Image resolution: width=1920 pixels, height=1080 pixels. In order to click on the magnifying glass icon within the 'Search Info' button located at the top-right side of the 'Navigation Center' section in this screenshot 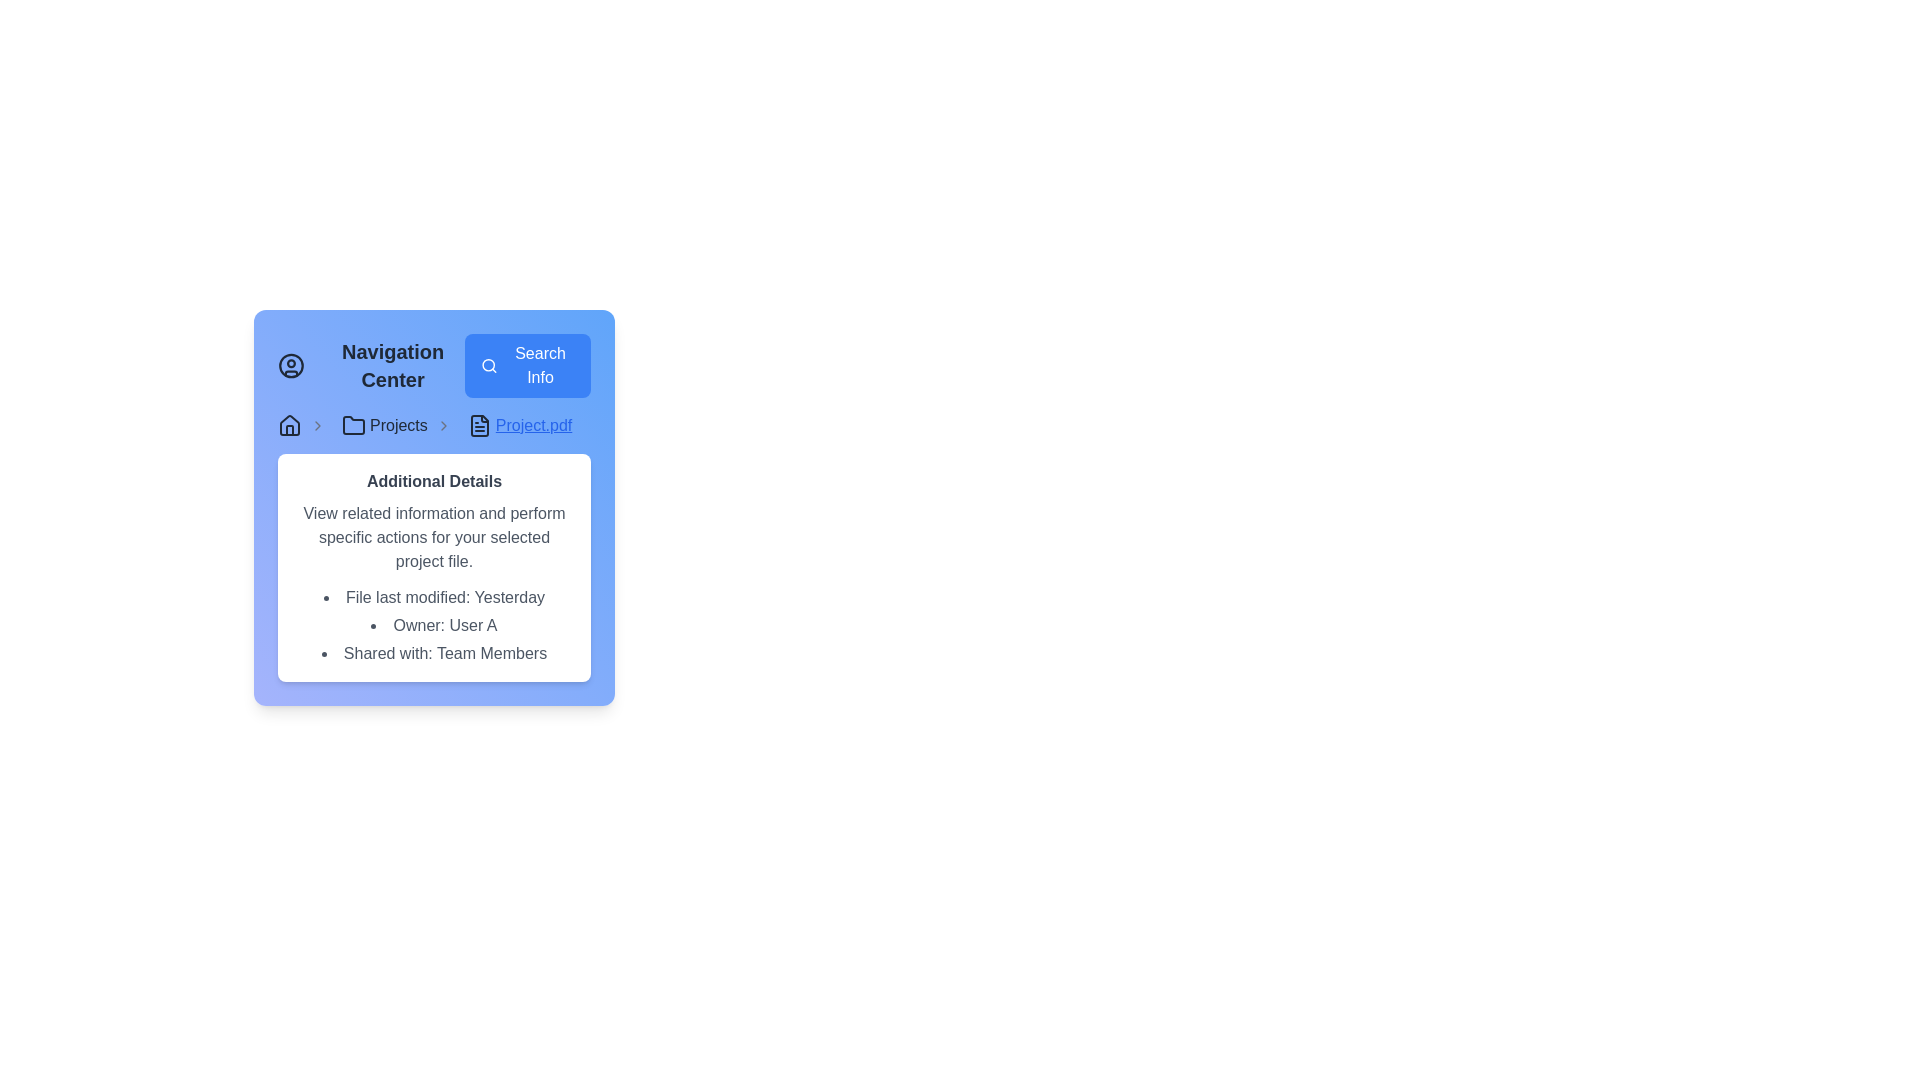, I will do `click(489, 366)`.